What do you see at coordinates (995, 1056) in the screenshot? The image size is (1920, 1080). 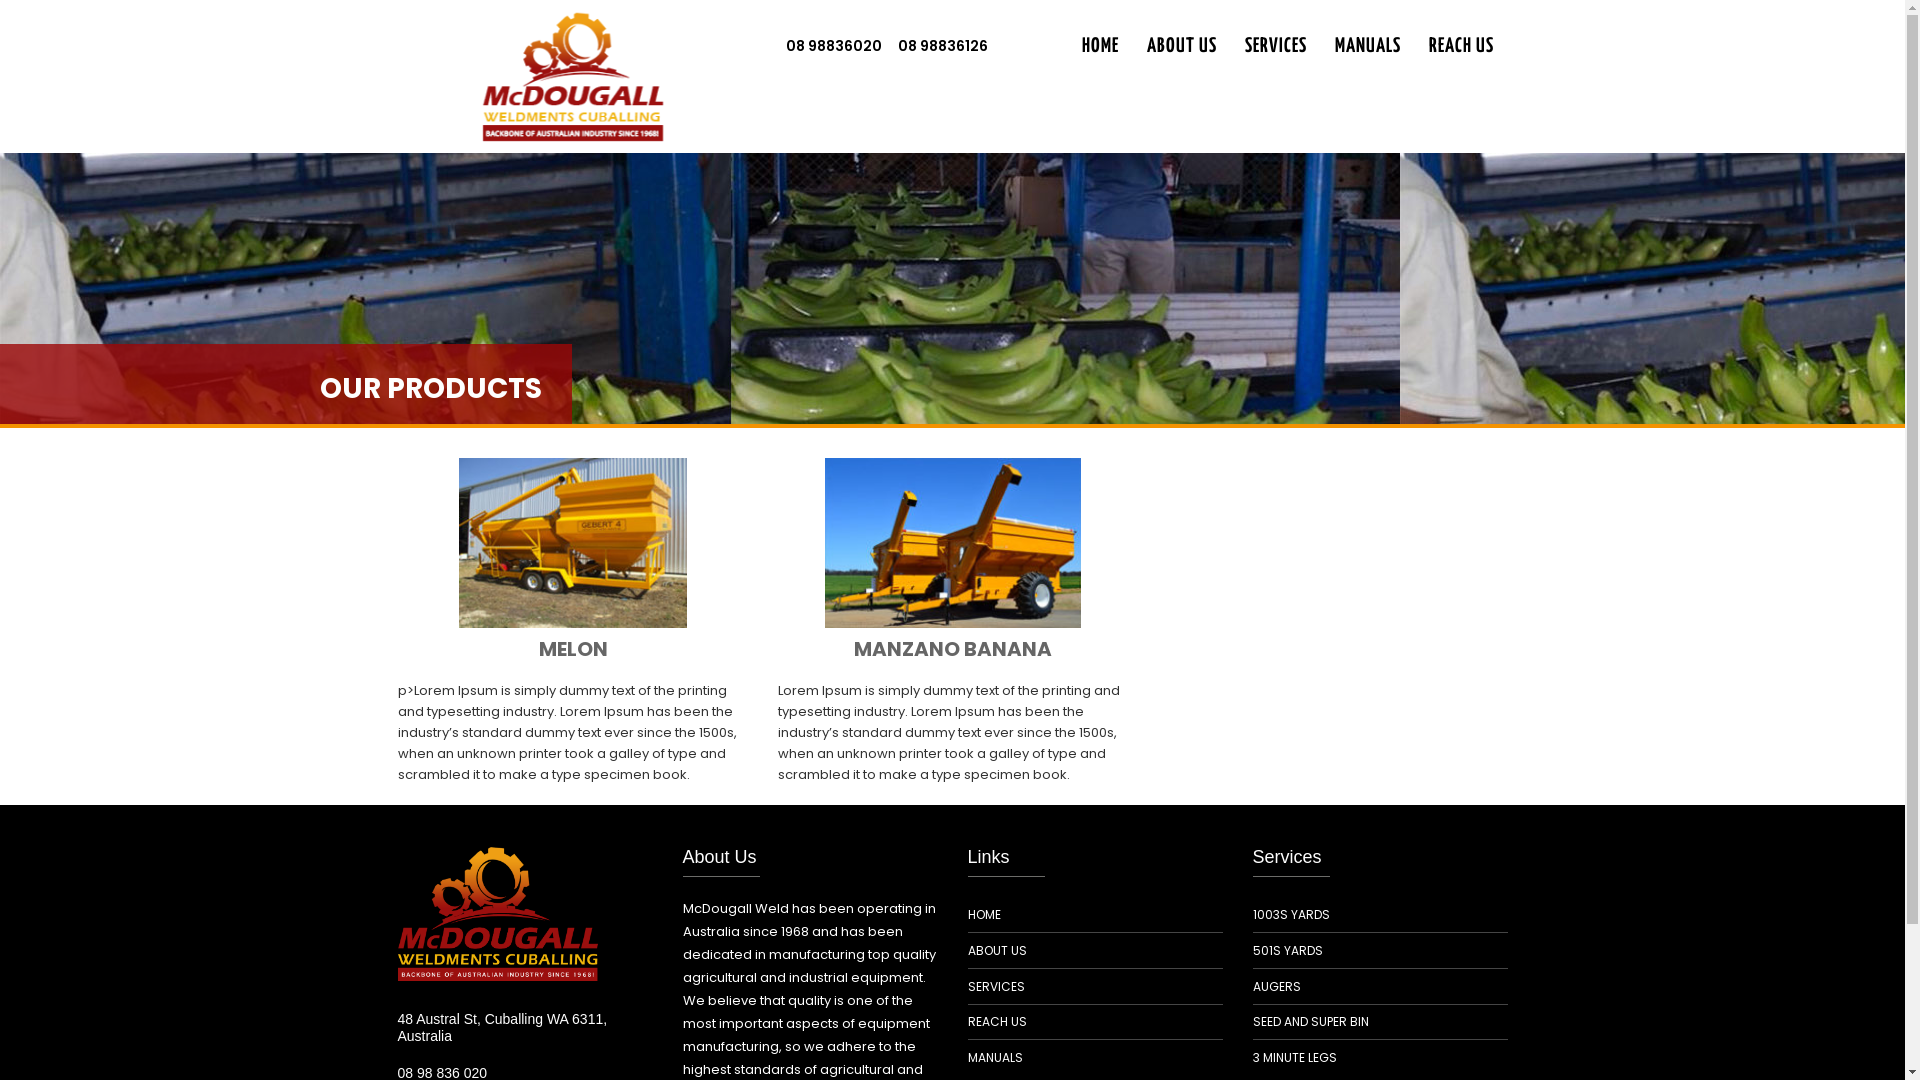 I see `'MANUALS'` at bounding box center [995, 1056].